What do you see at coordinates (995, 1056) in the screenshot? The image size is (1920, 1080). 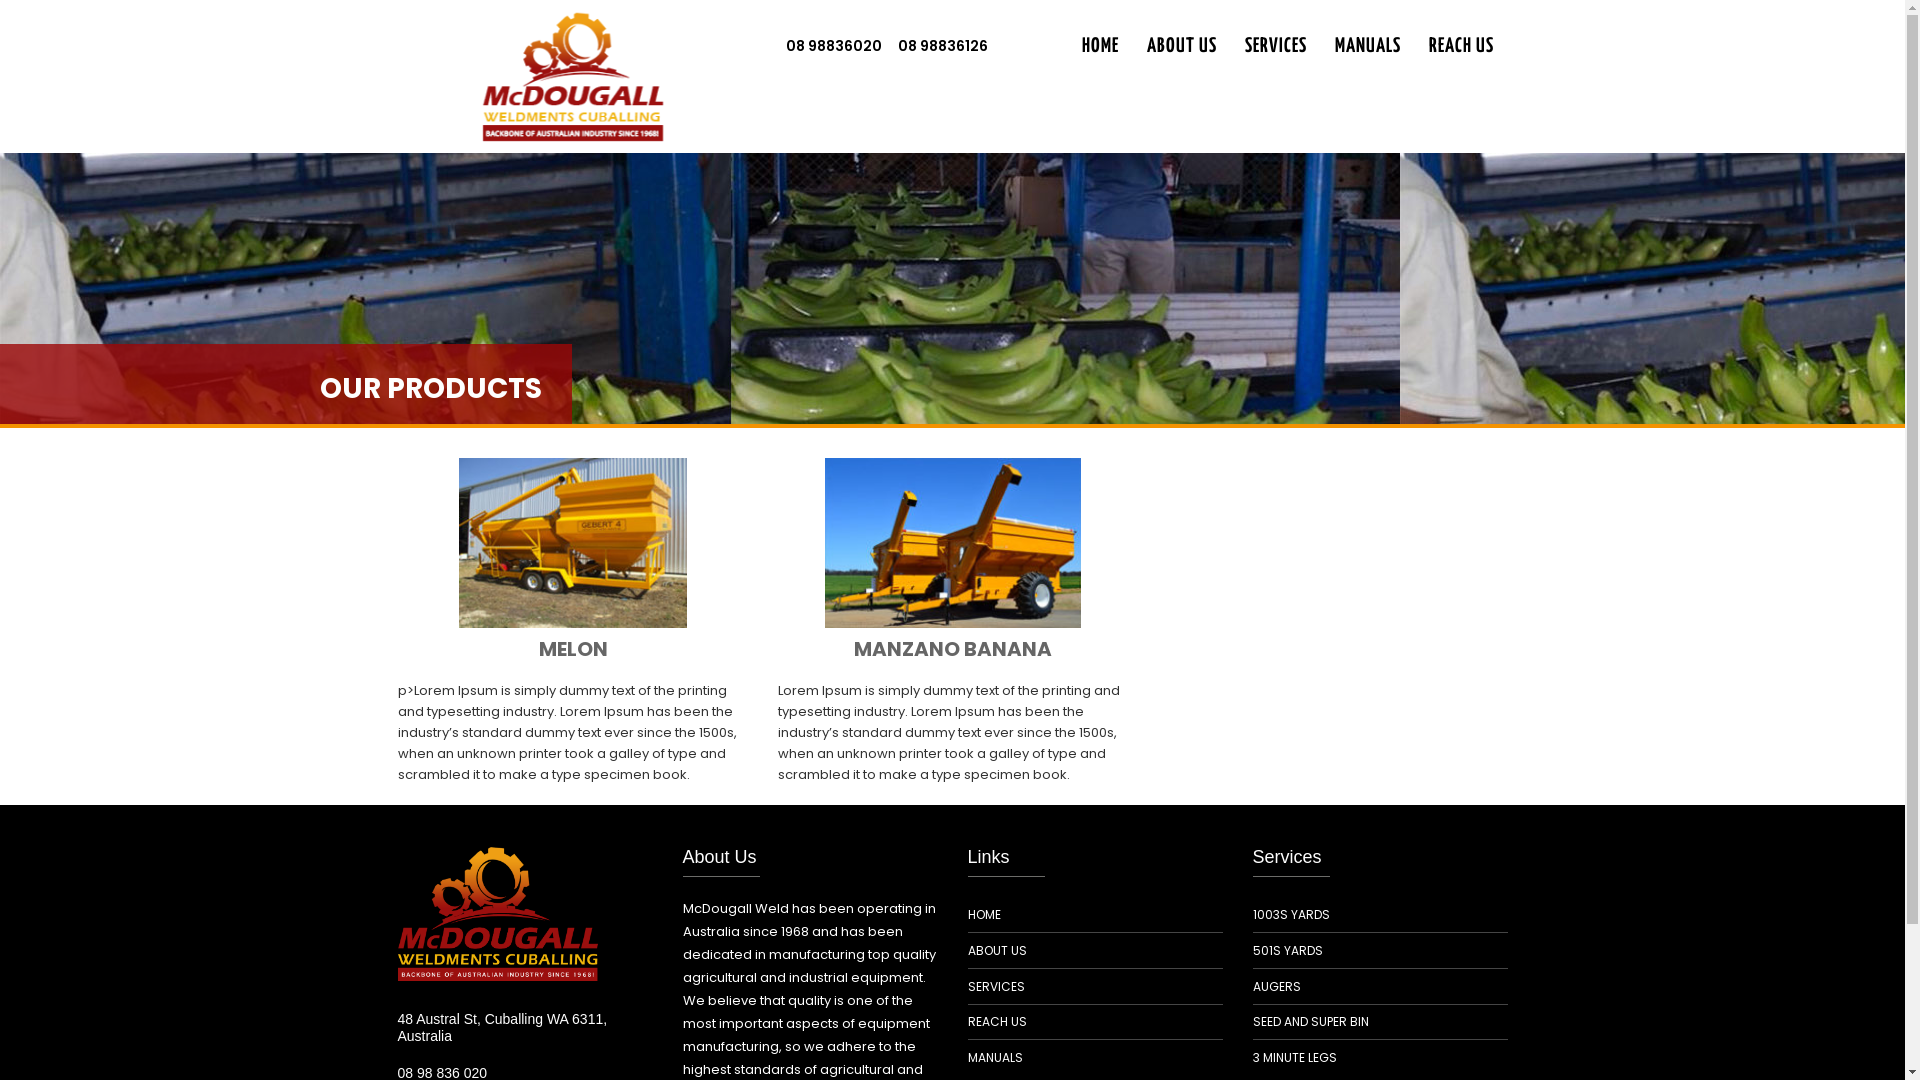 I see `'MANUALS'` at bounding box center [995, 1056].